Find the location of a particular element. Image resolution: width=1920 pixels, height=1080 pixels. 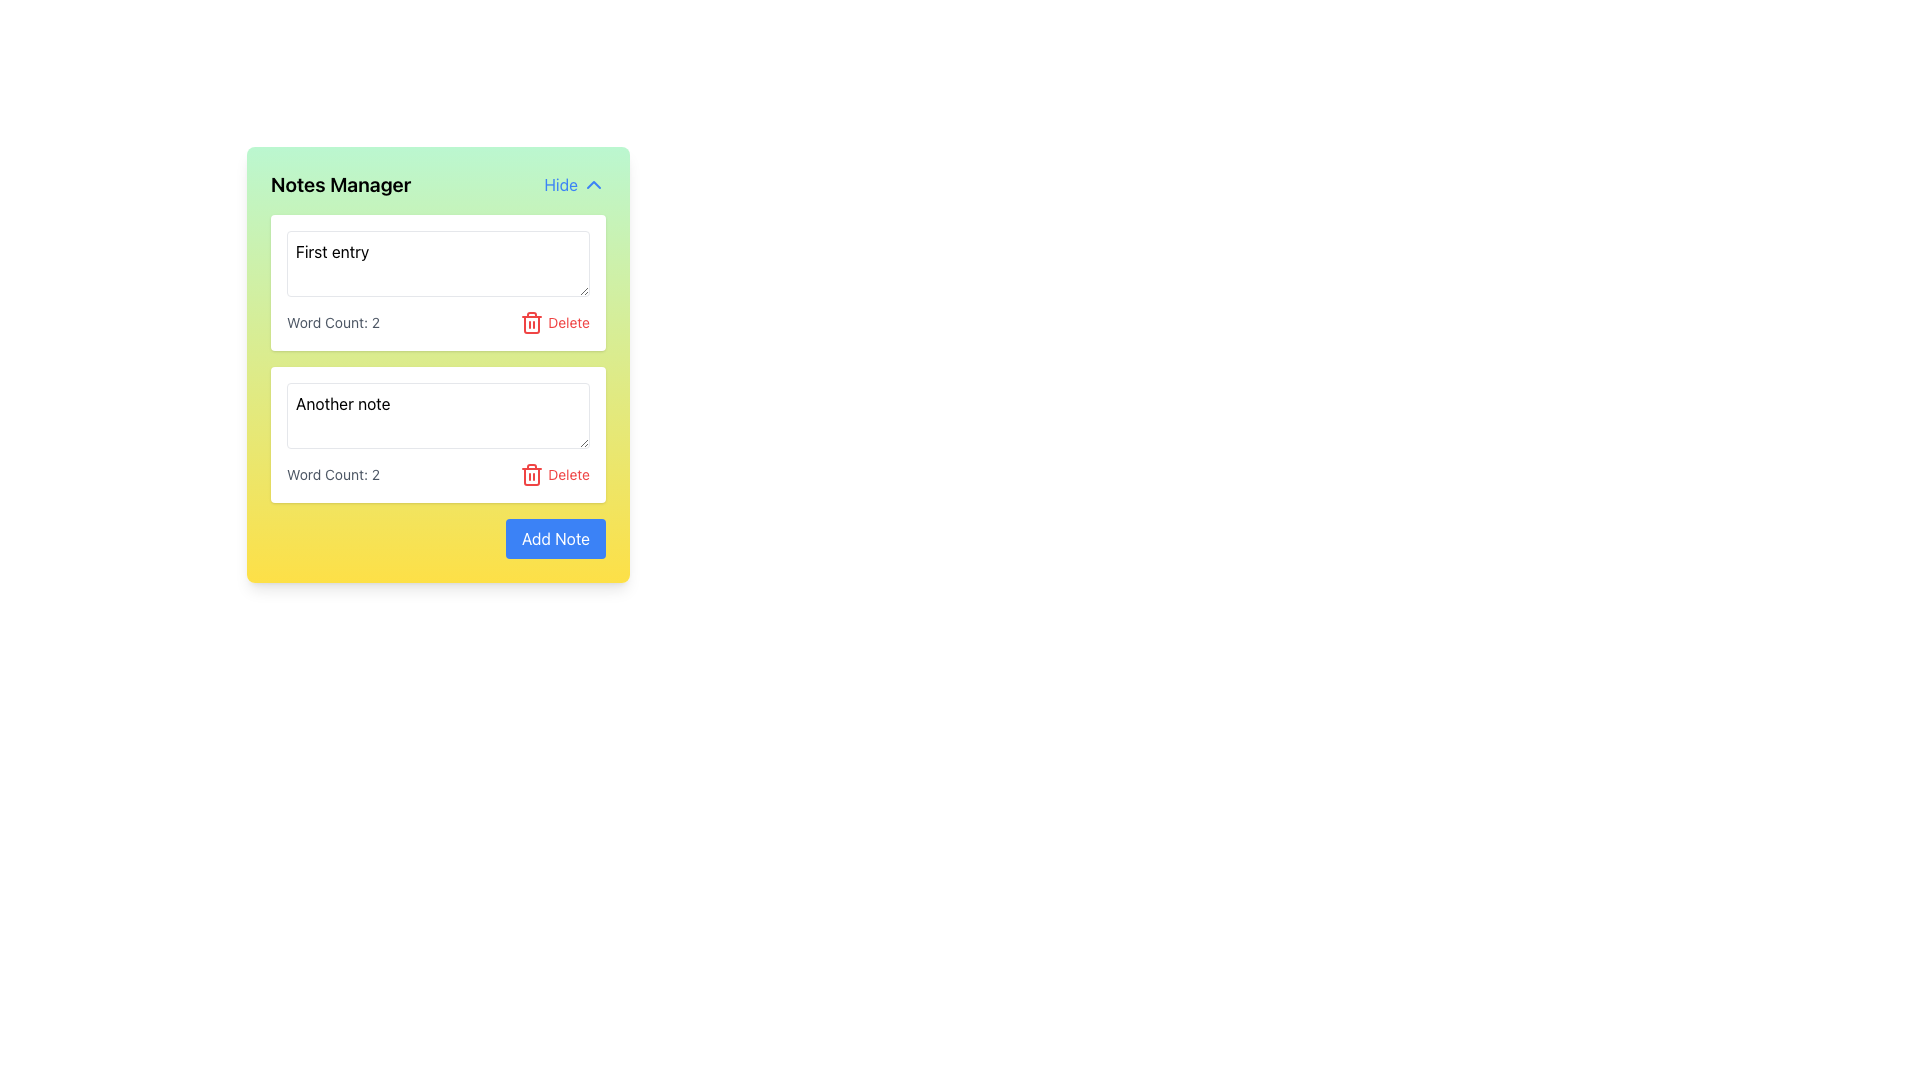

the SVG Icon (Chevron Up) located to the right of the 'Hide' text in the 'Notes Manager' interface is located at coordinates (593, 185).